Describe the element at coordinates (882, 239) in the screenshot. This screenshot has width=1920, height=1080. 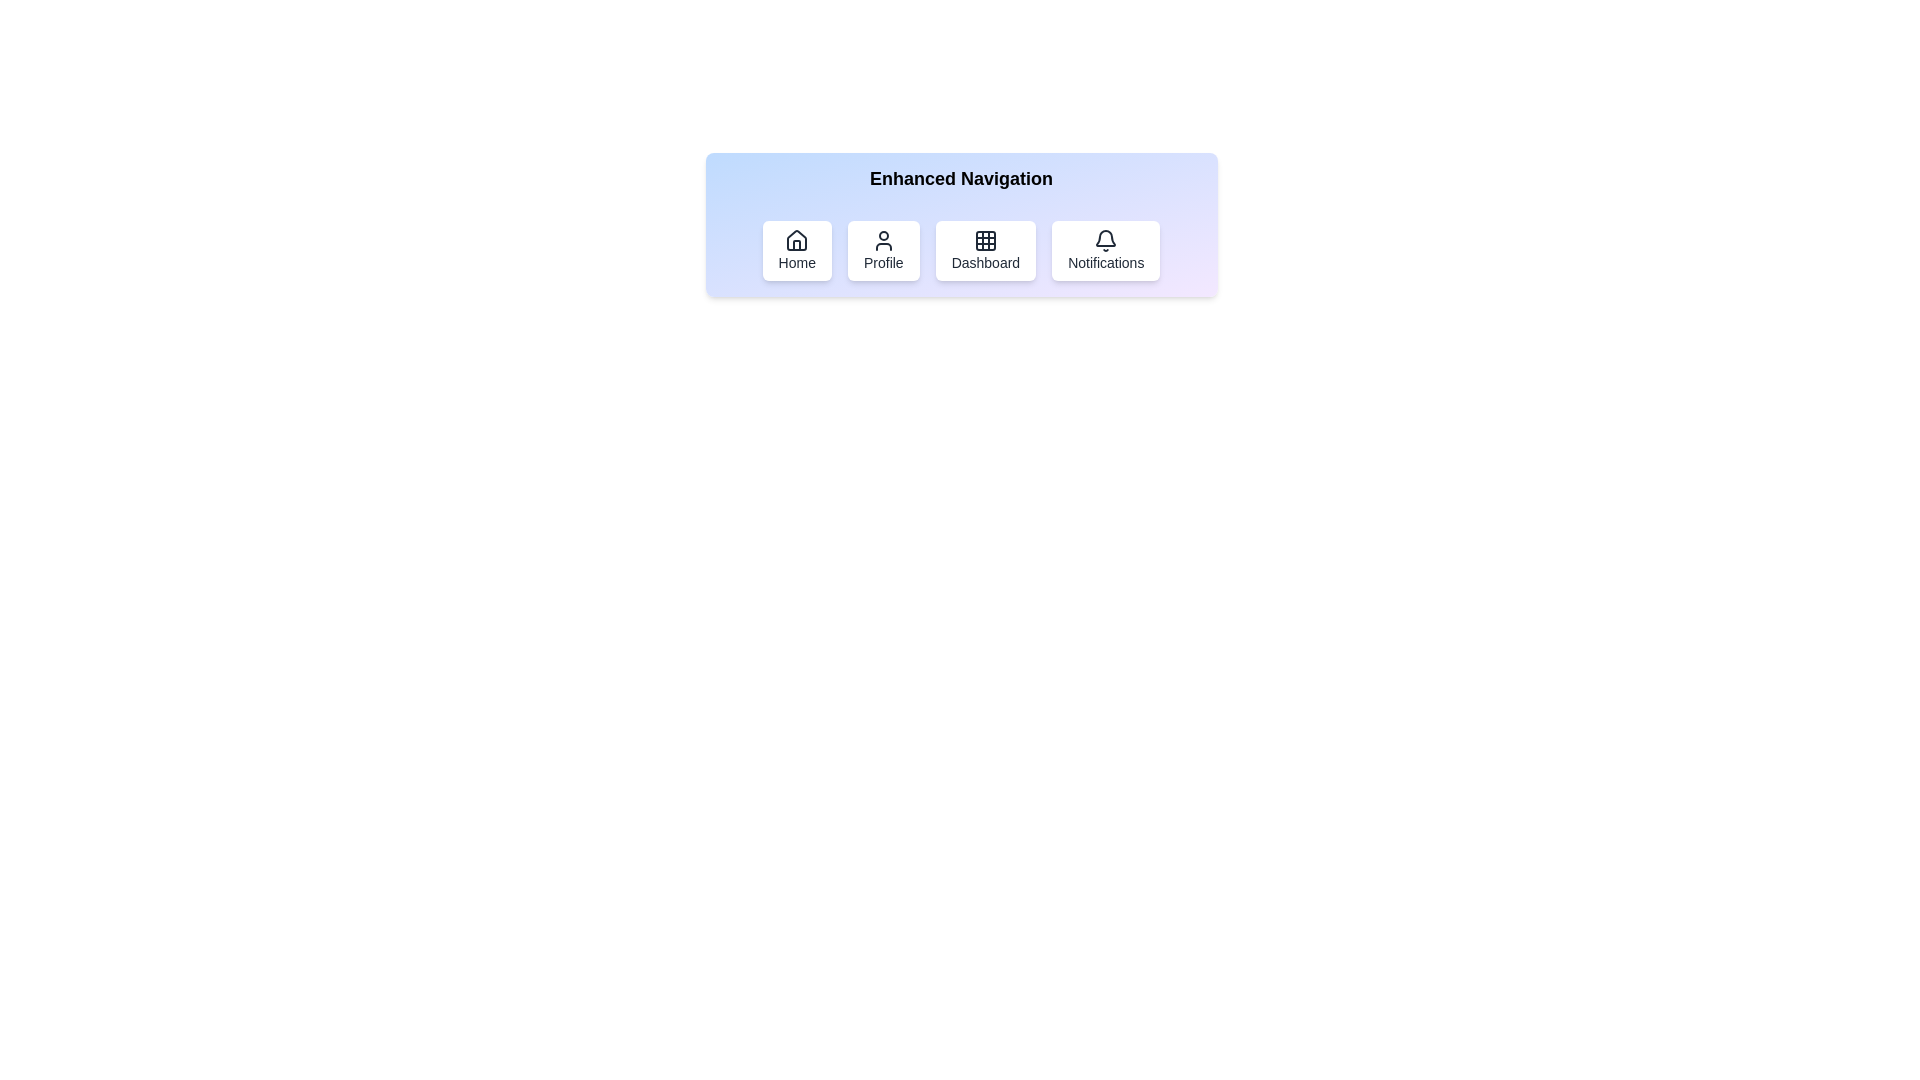
I see `the 'Profile' button` at that location.